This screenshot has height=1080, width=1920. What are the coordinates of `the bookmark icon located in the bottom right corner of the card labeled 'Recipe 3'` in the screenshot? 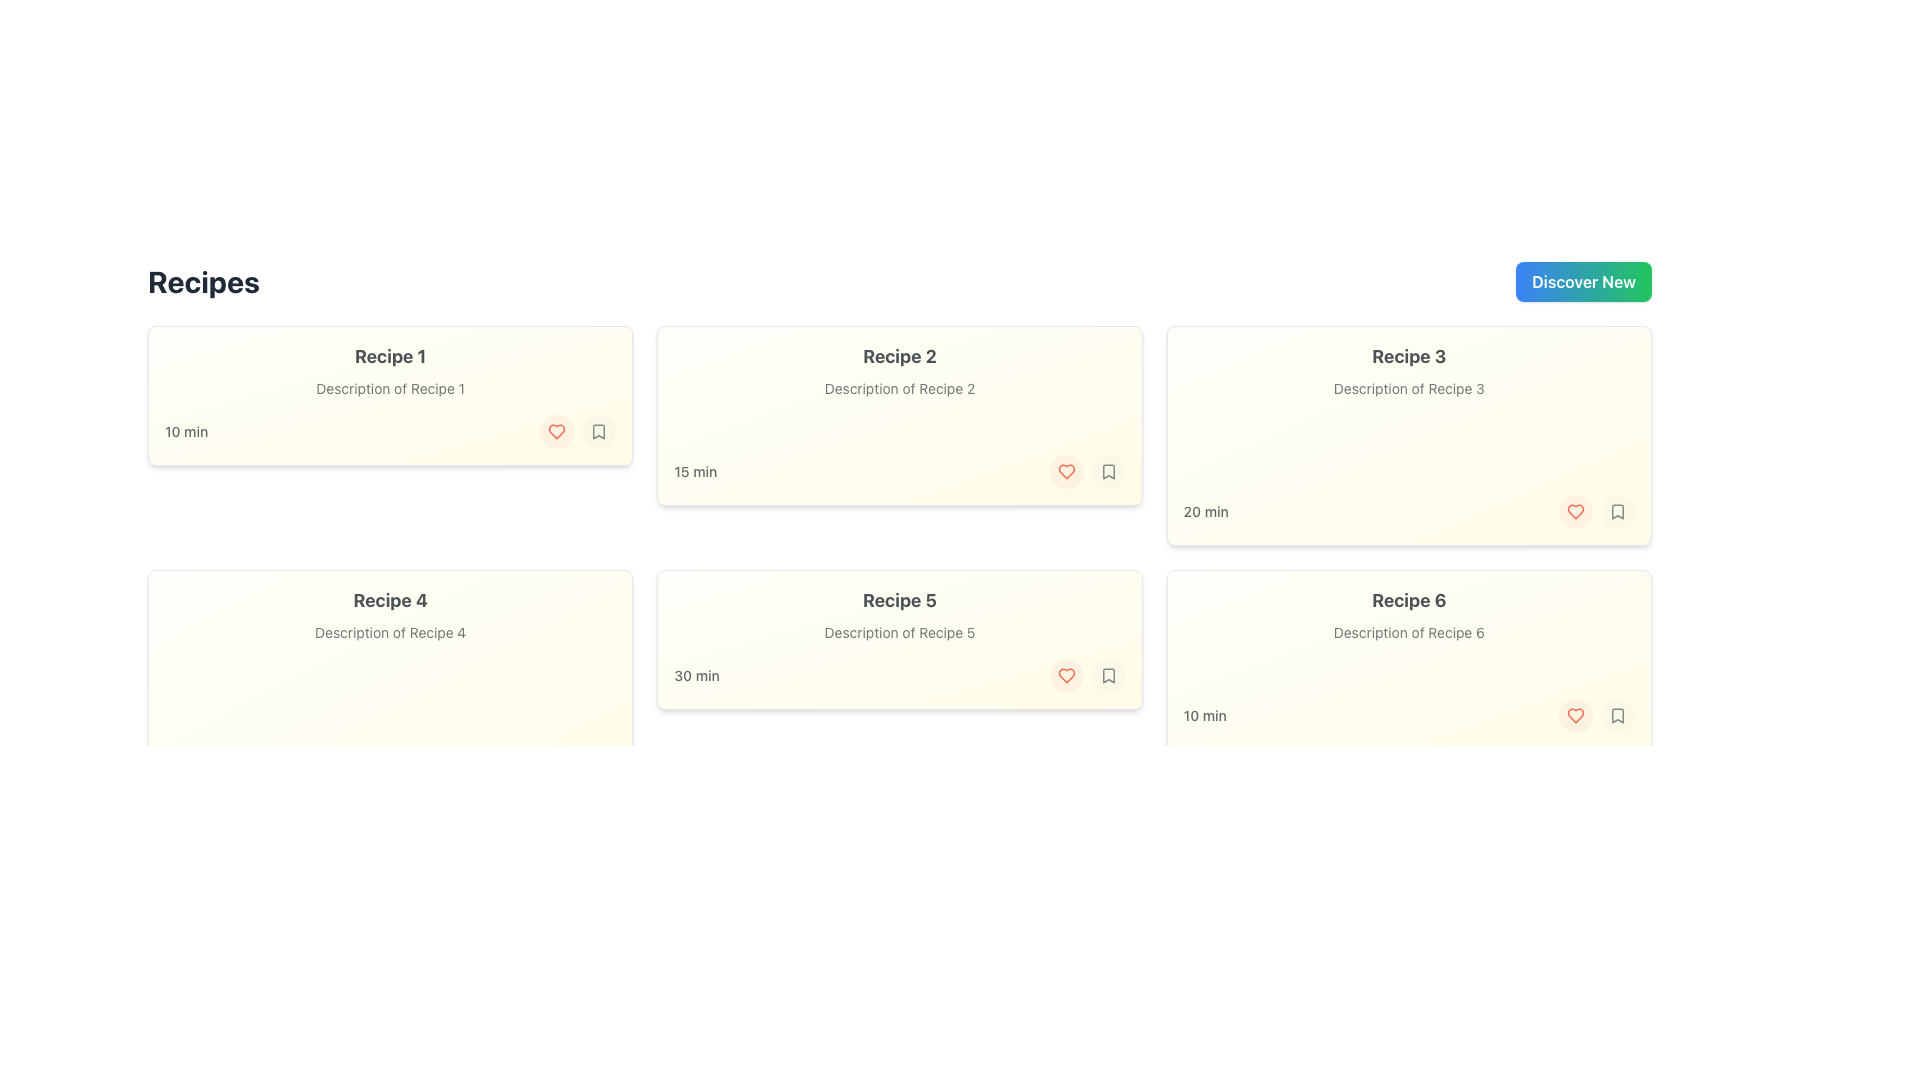 It's located at (1617, 511).